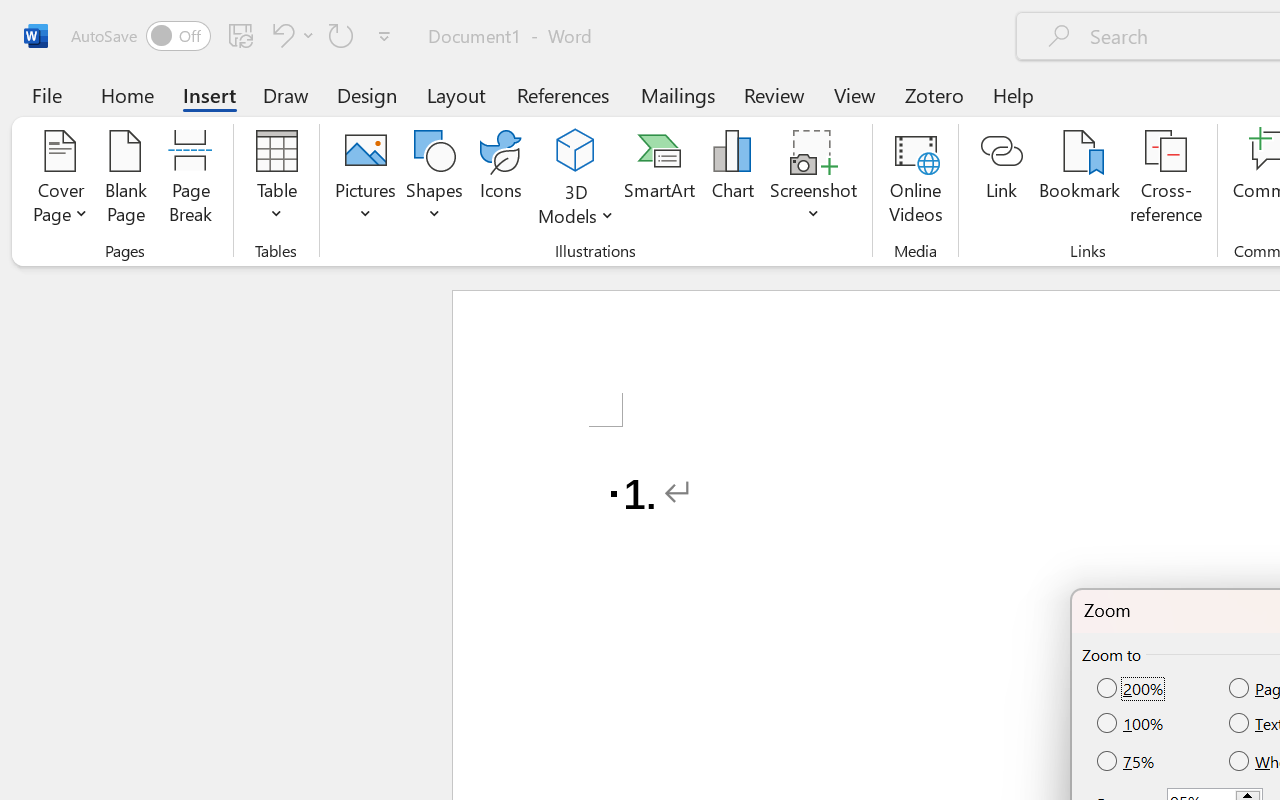 This screenshot has height=800, width=1280. Describe the element at coordinates (289, 34) in the screenshot. I see `'Undo Number Default'` at that location.